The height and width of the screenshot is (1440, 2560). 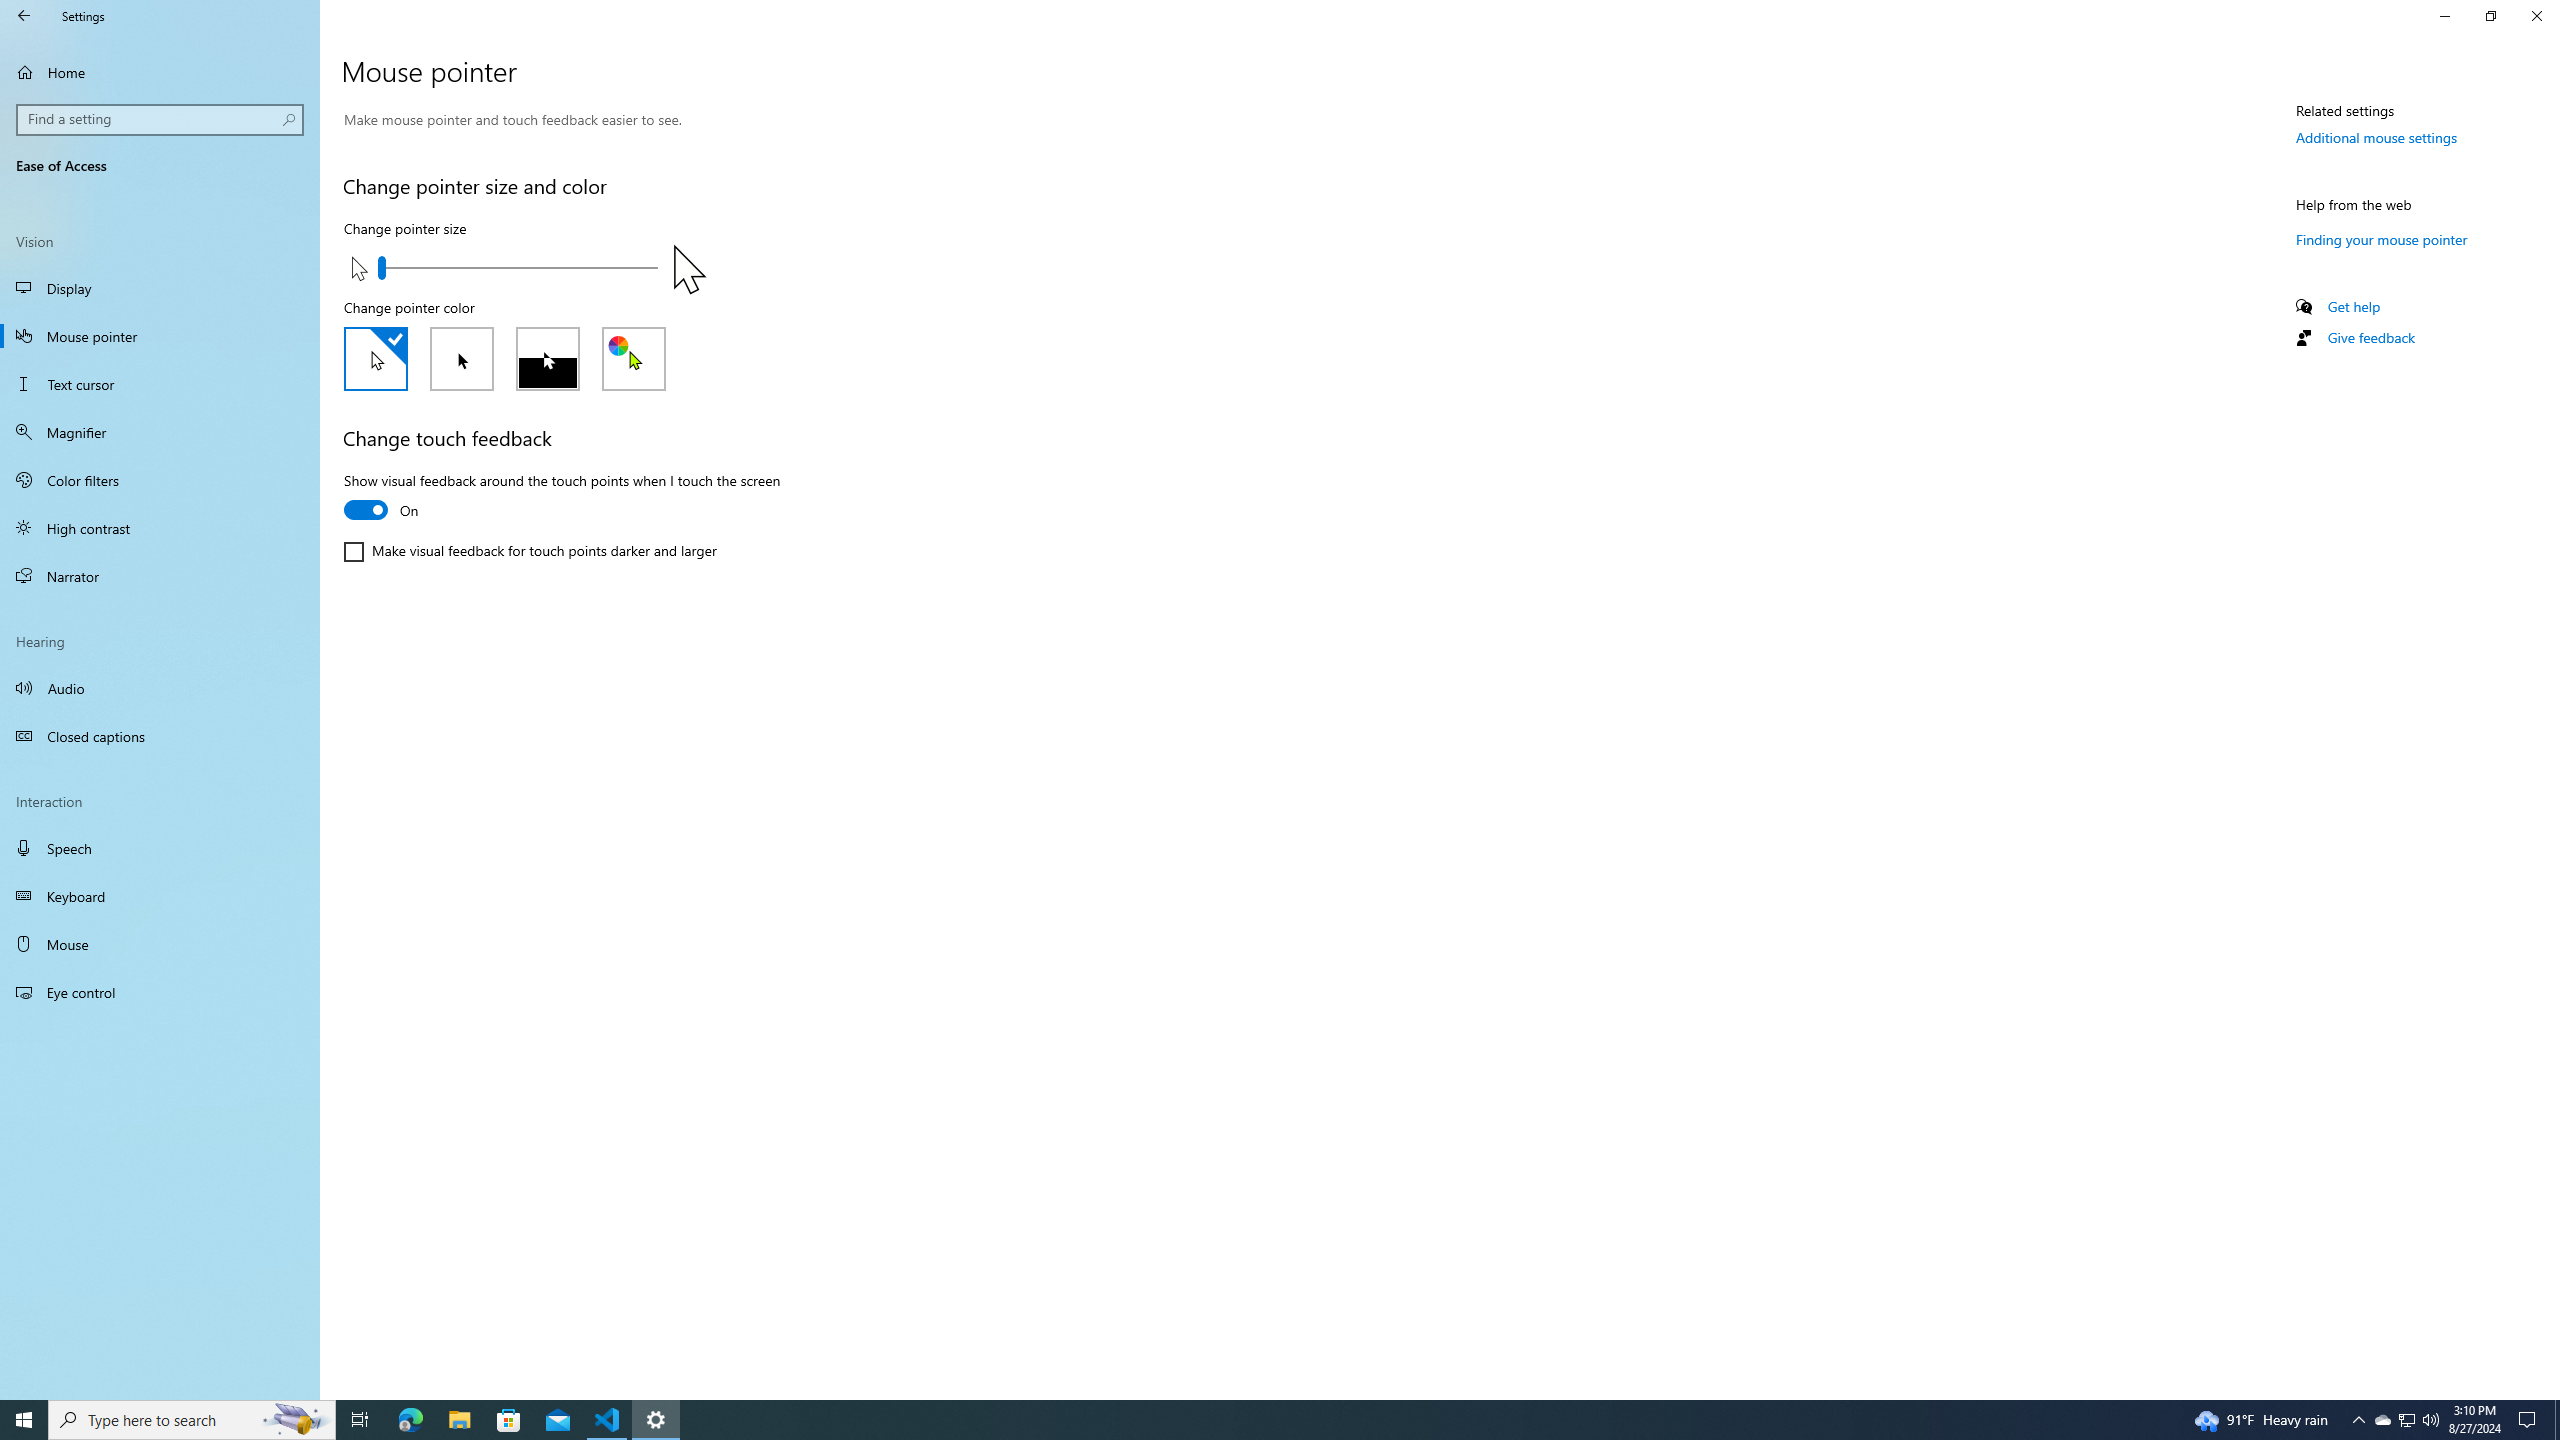 I want to click on 'Display', so click(x=159, y=287).